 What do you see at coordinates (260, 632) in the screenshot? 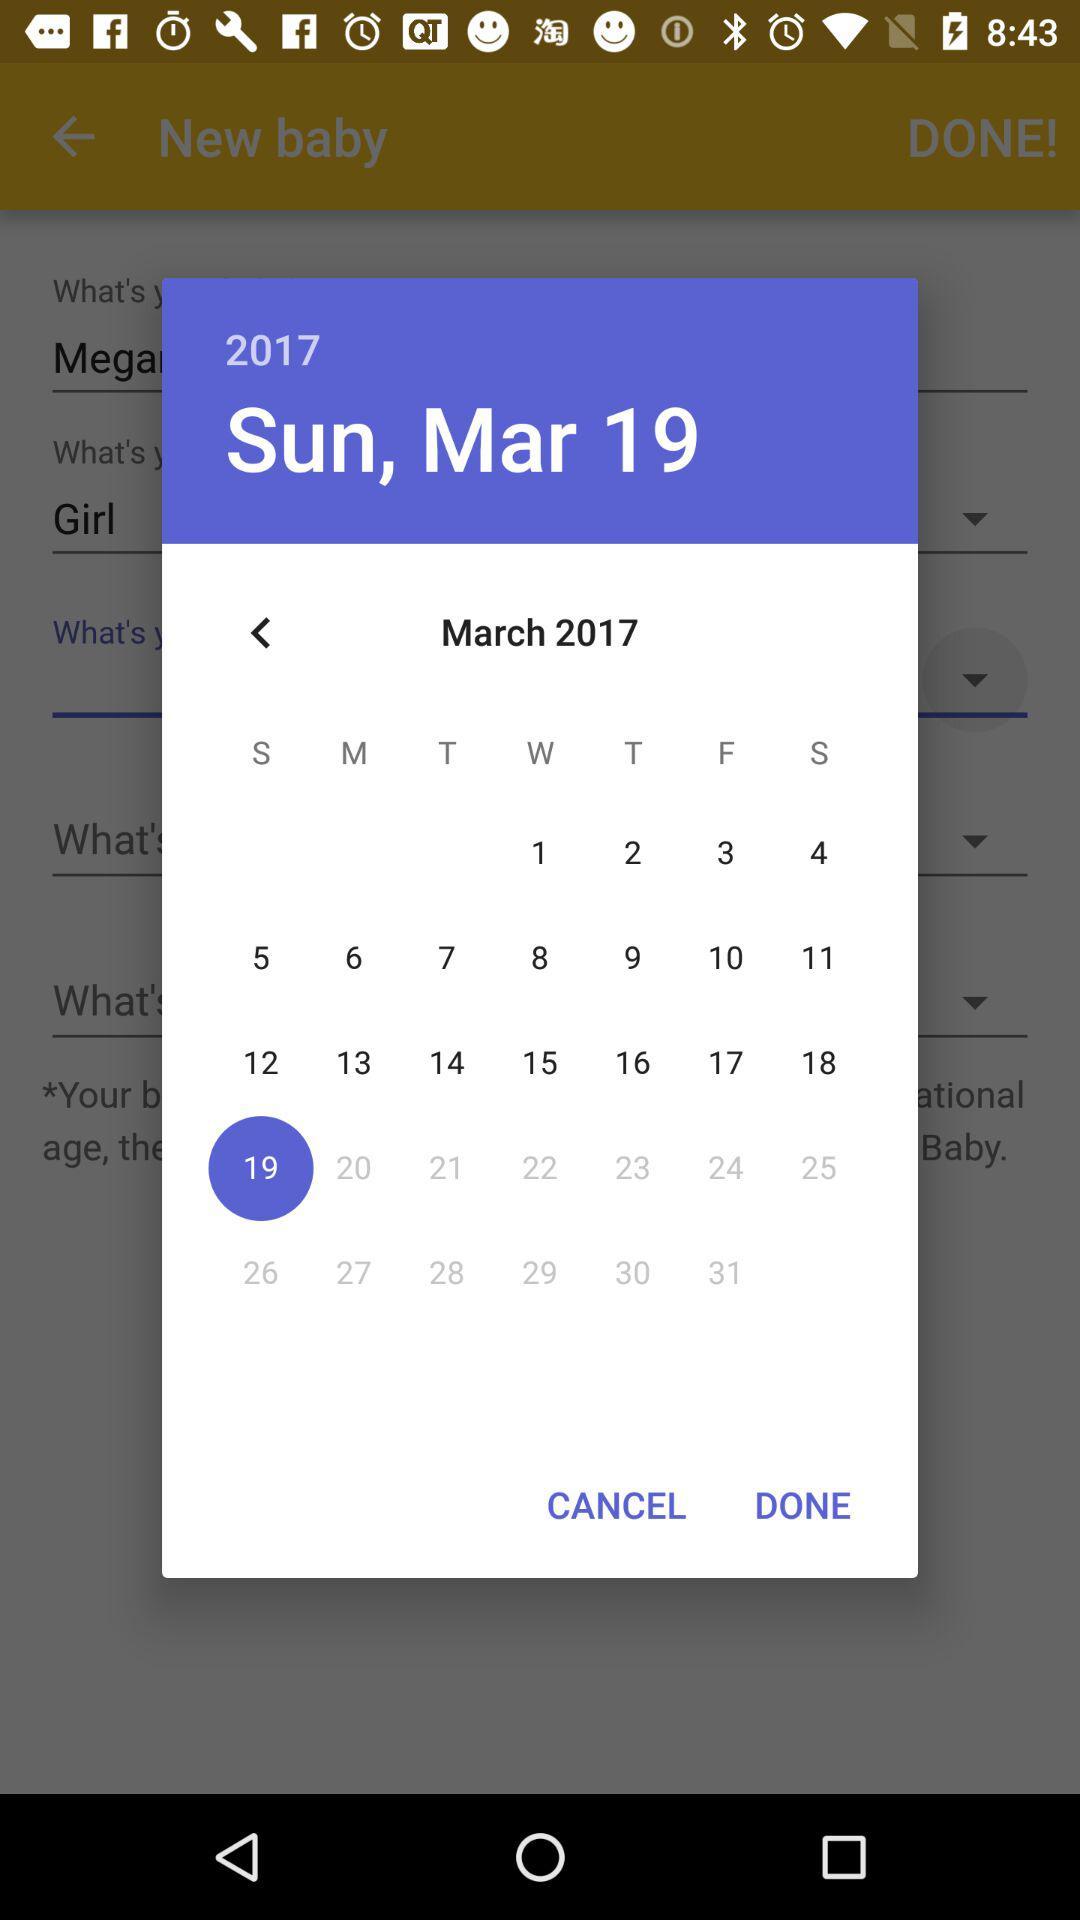
I see `icon below the sun, mar 19 icon` at bounding box center [260, 632].